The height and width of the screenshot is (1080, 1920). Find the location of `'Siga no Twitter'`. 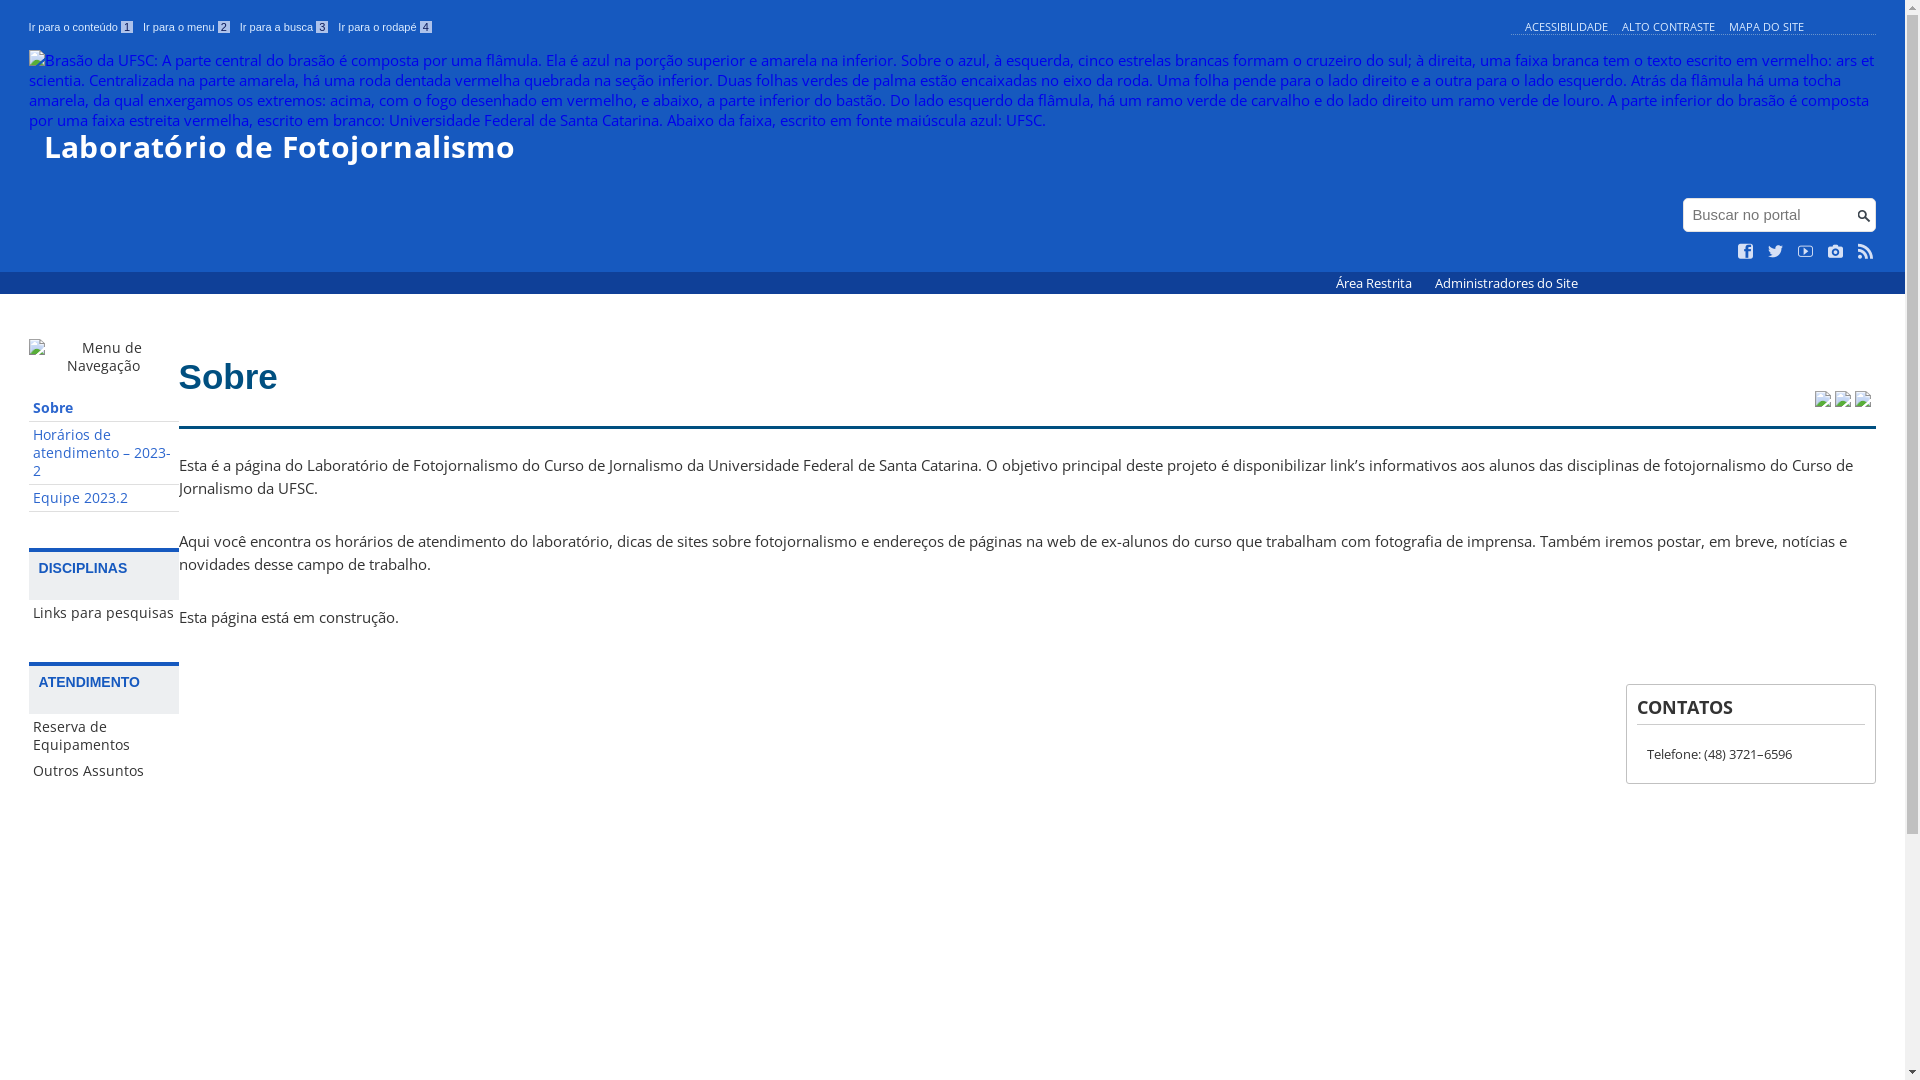

'Siga no Twitter' is located at coordinates (1776, 250).